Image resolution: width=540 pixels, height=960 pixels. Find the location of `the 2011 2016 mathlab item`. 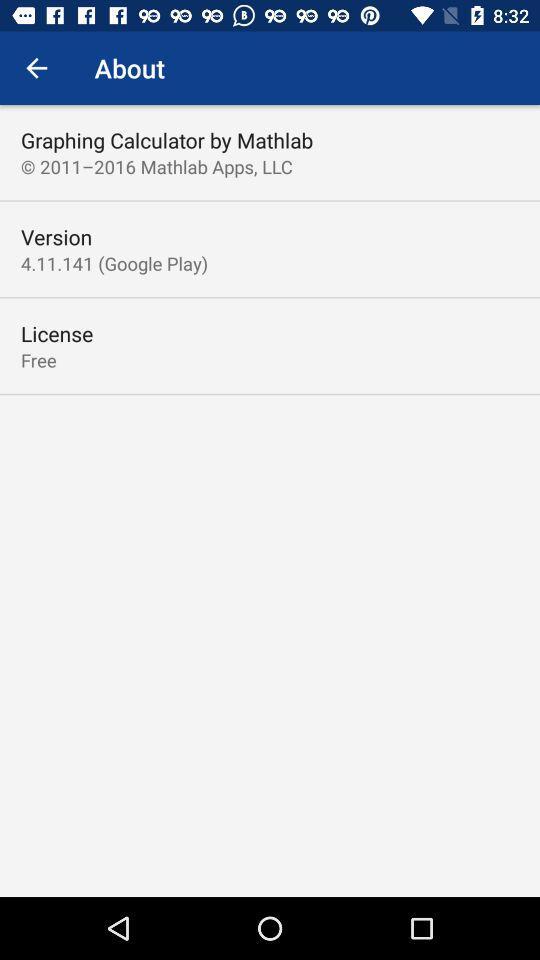

the 2011 2016 mathlab item is located at coordinates (155, 165).